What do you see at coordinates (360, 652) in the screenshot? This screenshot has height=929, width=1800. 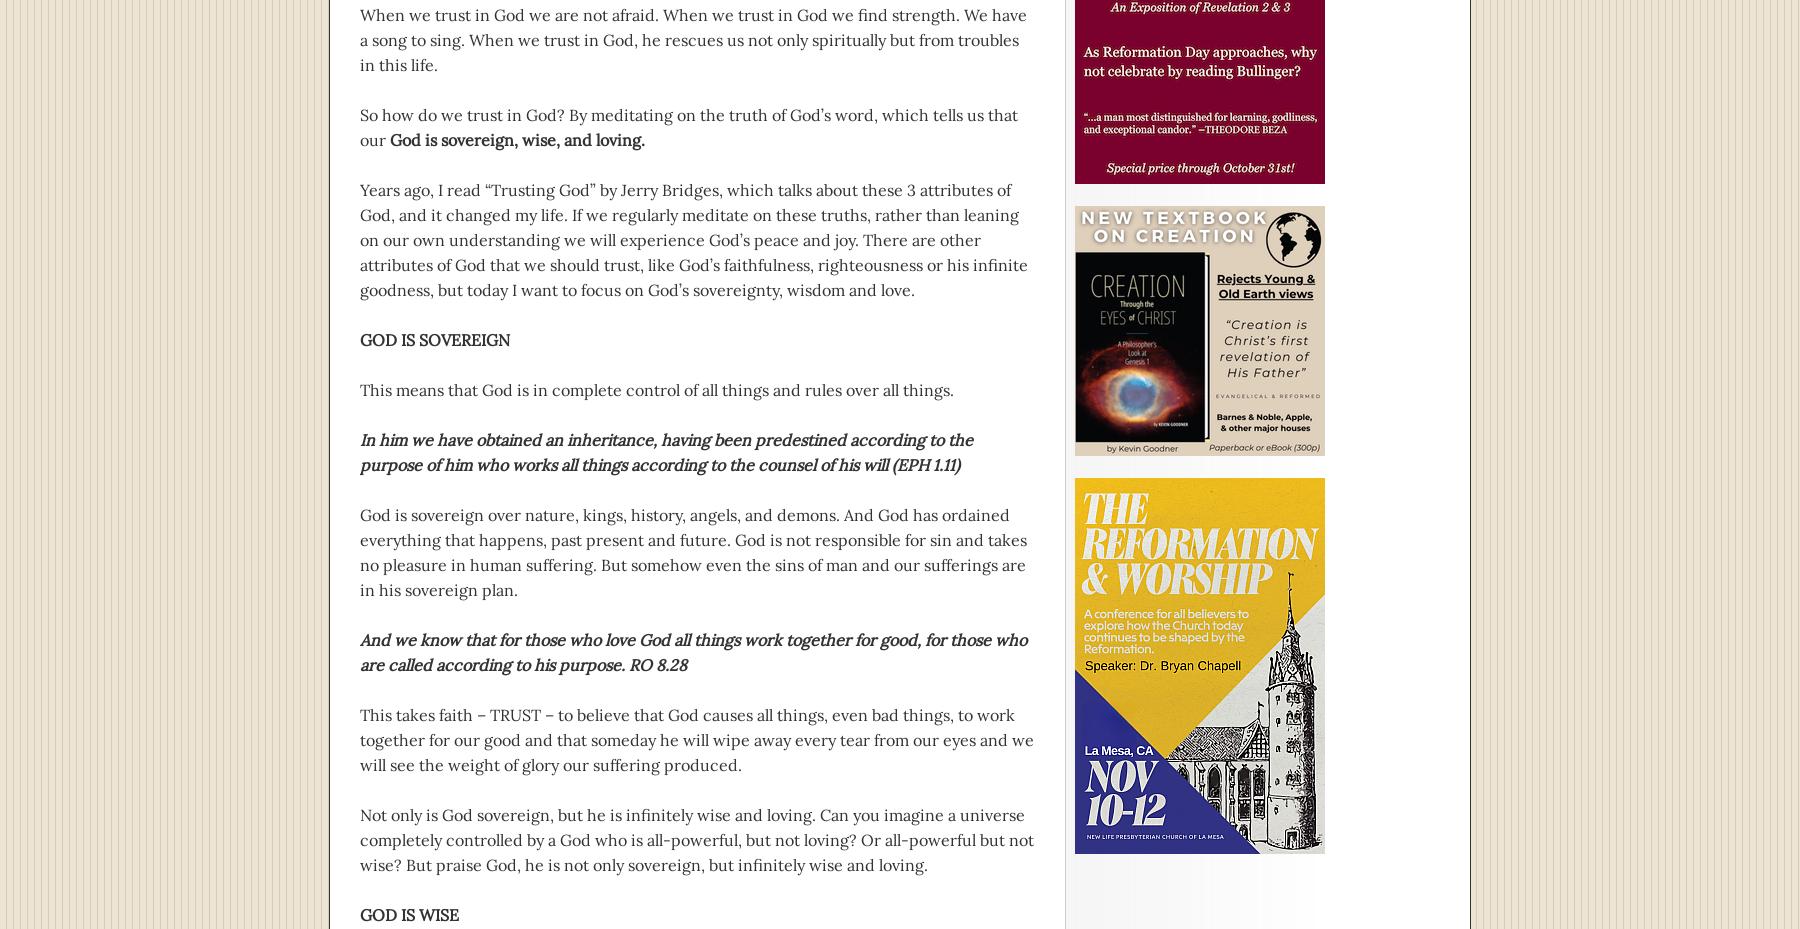 I see `'And we know that for those who love God all things work together for good, for those who are called according to his purpose. RO 8.28'` at bounding box center [360, 652].